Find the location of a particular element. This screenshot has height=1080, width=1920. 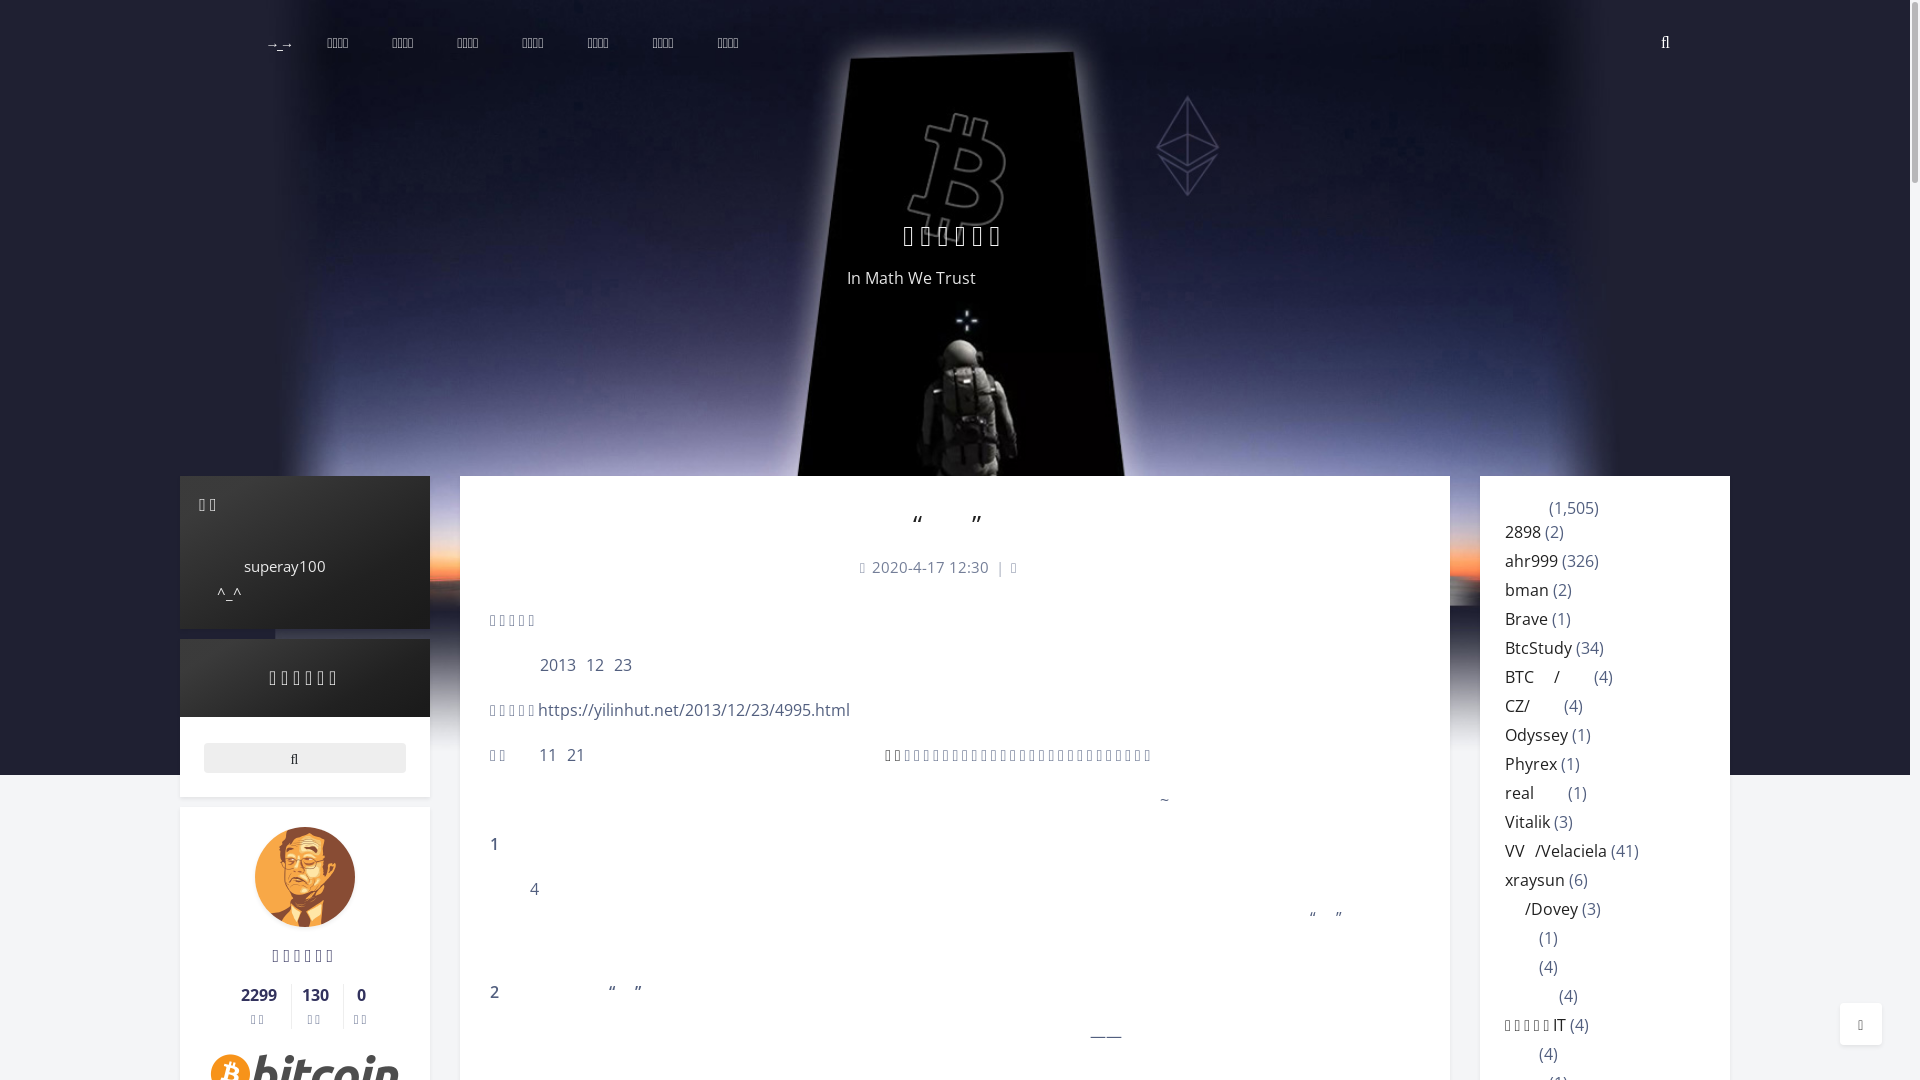

'bman' is located at coordinates (1525, 589).